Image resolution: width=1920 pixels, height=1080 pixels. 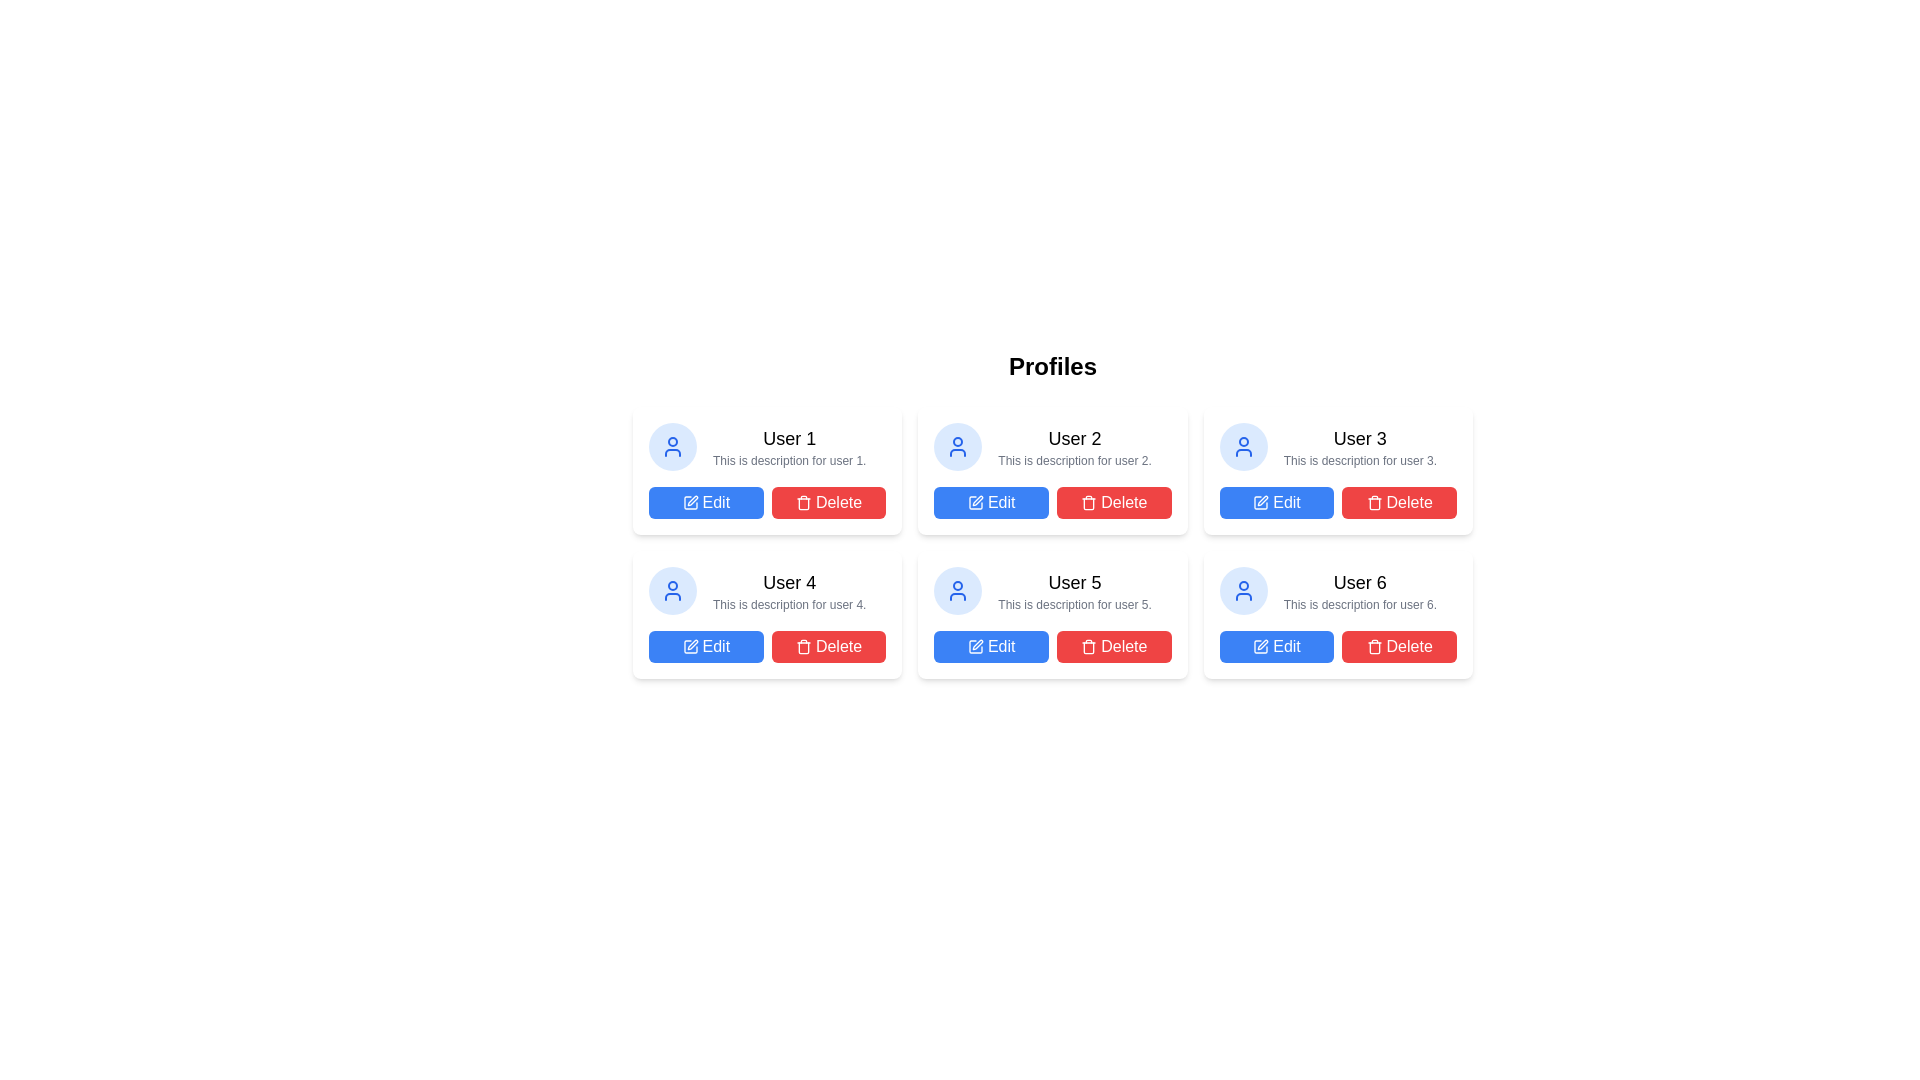 I want to click on the design of the SVG icon styled as a pen and square, which is part of the blue 'Edit' button on the 'User 3' profile card located in the top-right of the profiles grid, so click(x=1260, y=501).